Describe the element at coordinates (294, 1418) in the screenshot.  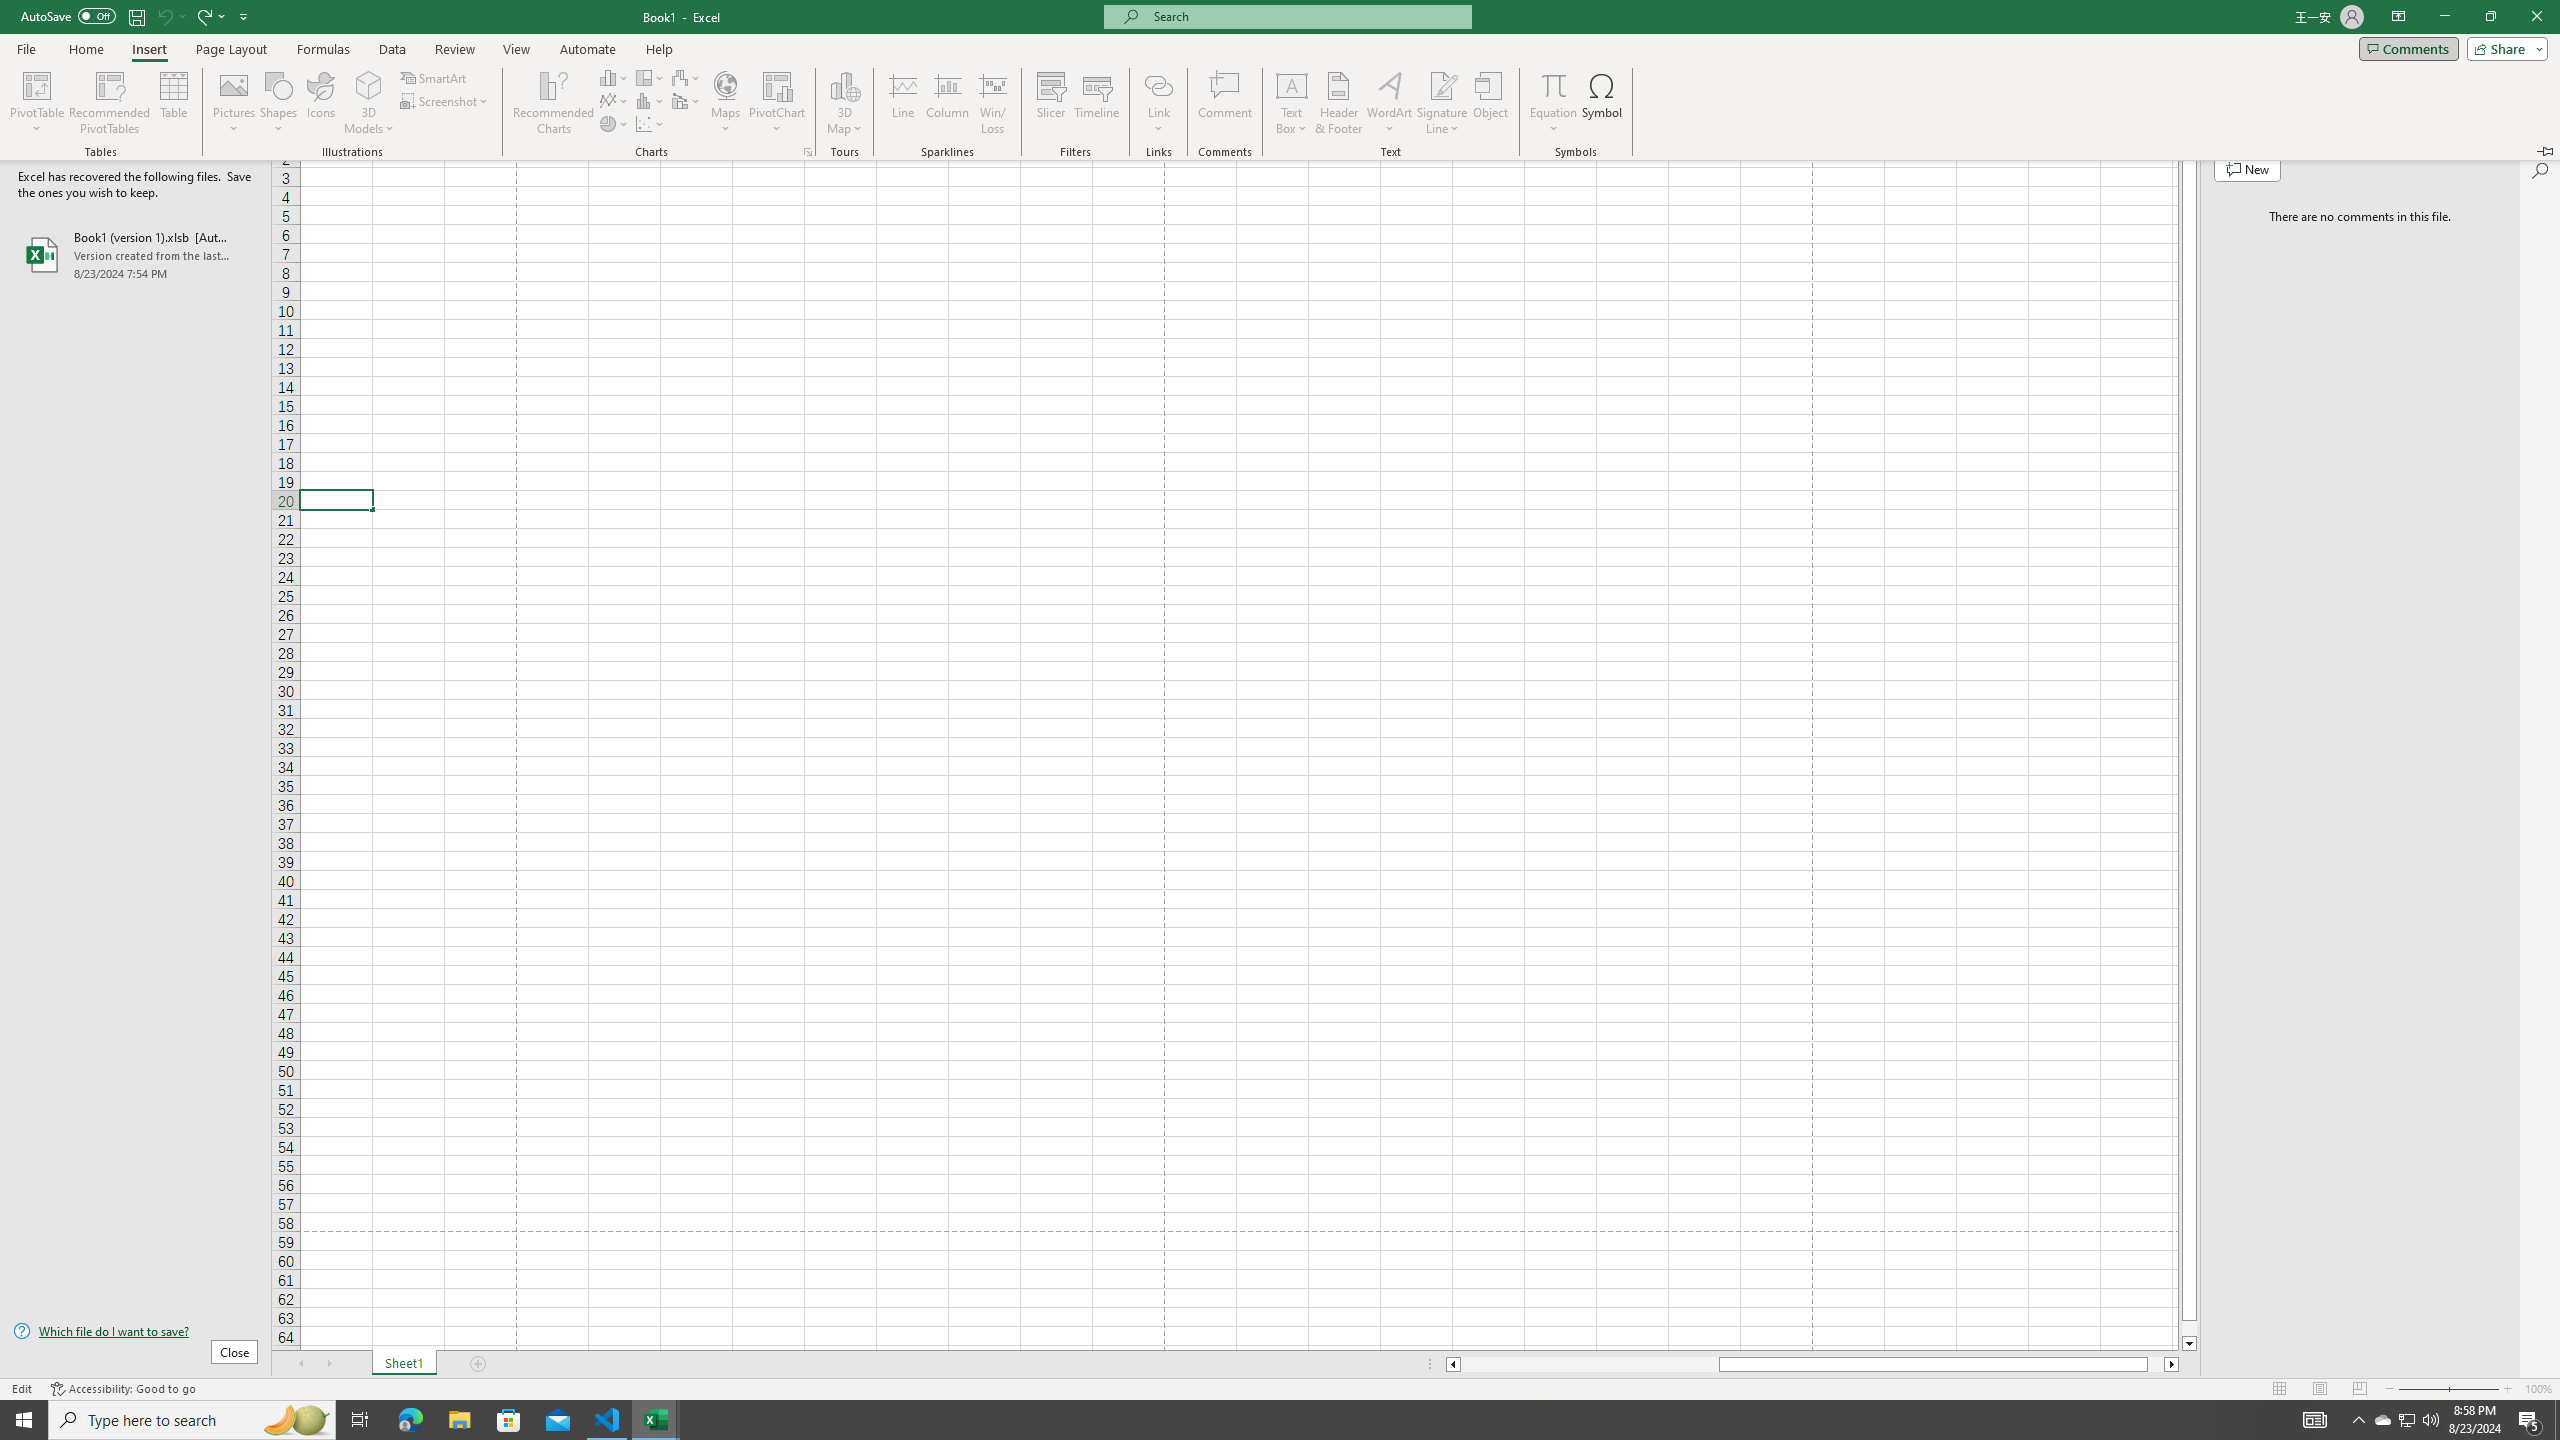
I see `'Search highlights icon opens search home window'` at that location.